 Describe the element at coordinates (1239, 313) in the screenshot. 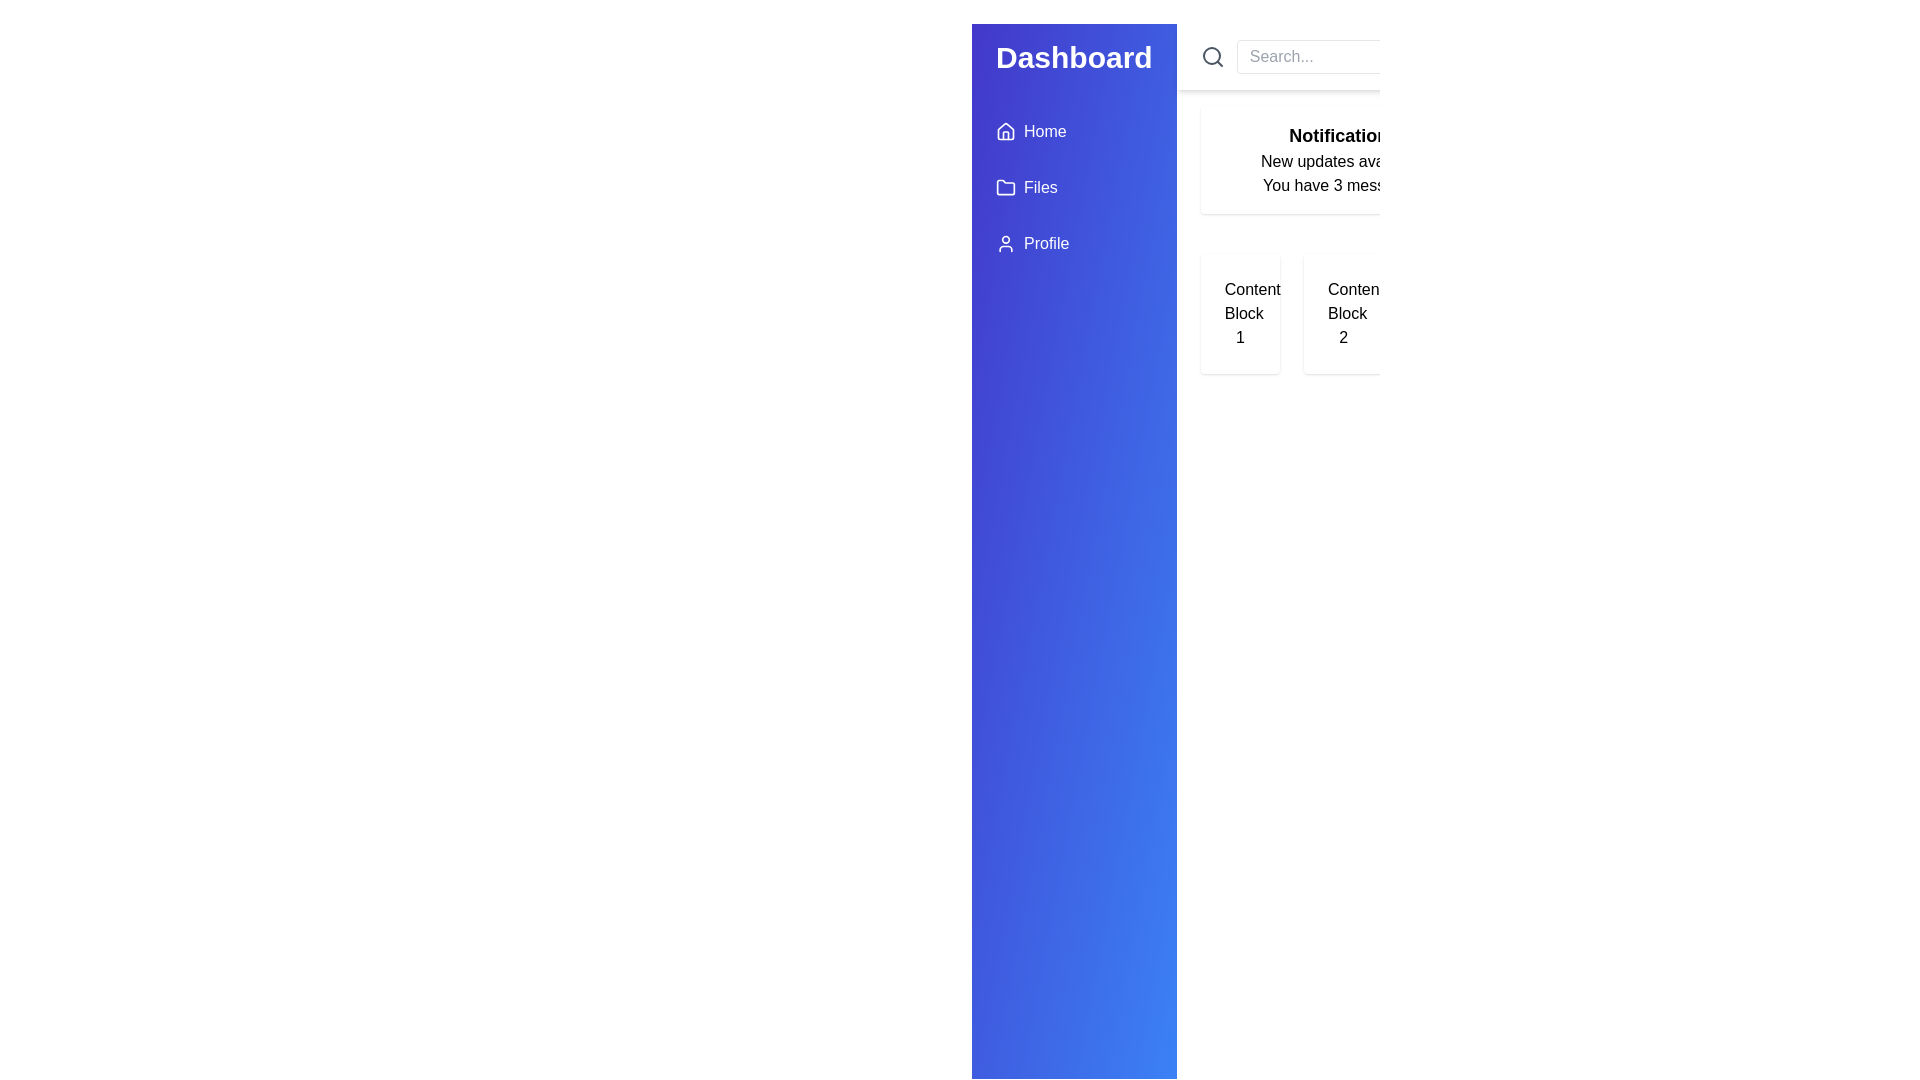

I see `the left-most content block in the grid layout` at that location.